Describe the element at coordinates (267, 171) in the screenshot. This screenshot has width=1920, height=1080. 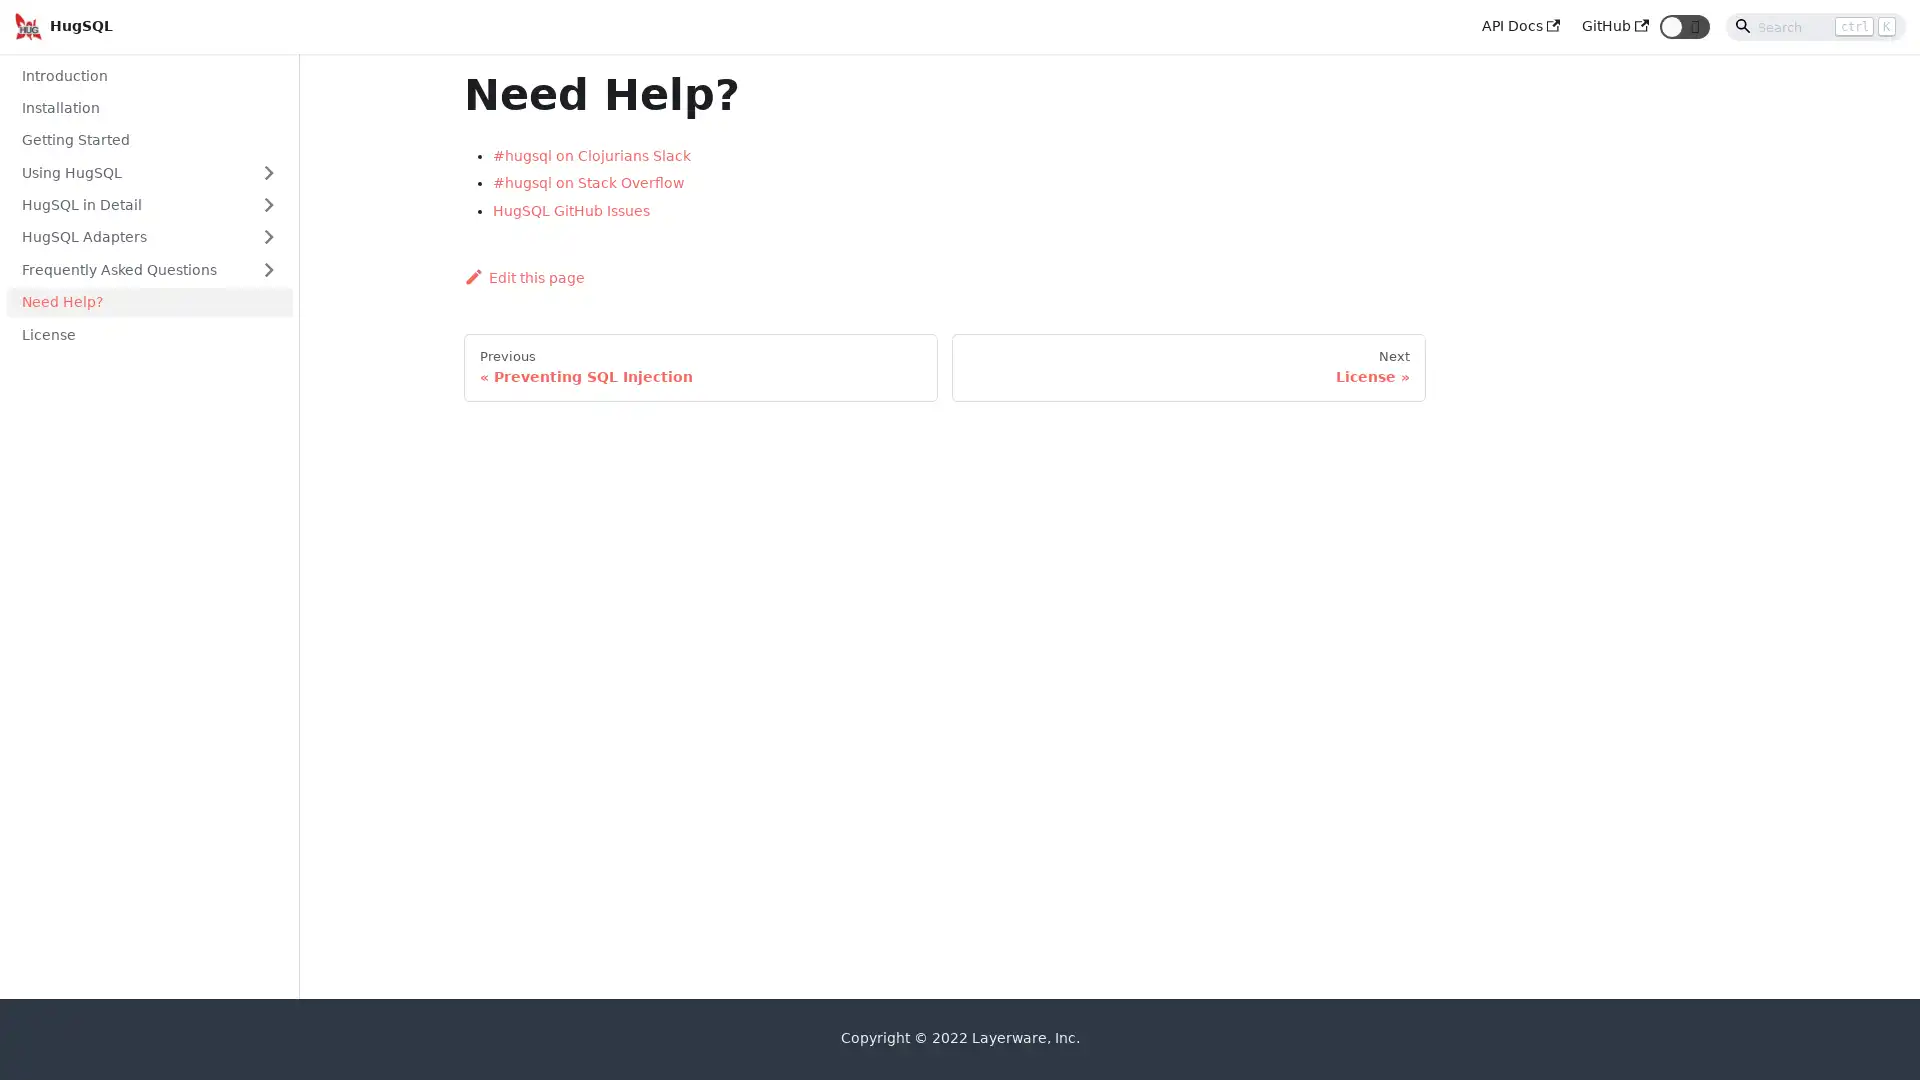
I see `Toggle the collapsible sidebar category 'Using HugSQL'` at that location.